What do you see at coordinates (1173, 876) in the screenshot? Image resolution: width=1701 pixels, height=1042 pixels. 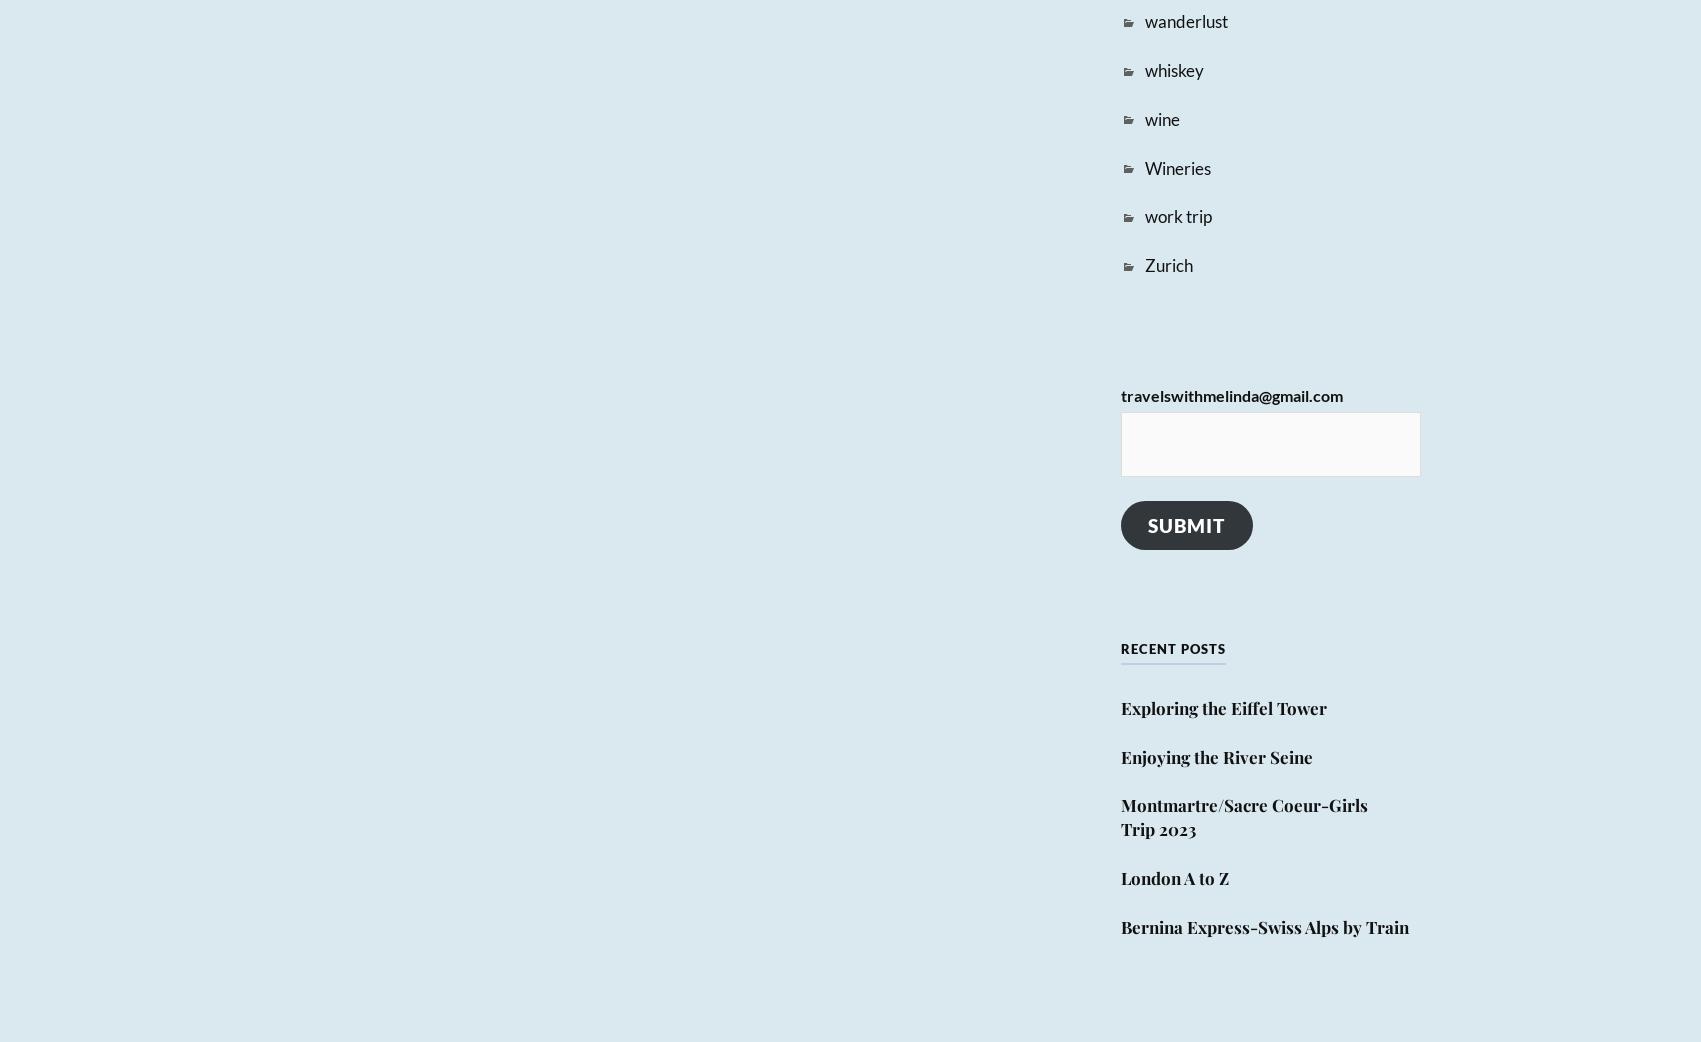 I see `'London A to Z'` at bounding box center [1173, 876].